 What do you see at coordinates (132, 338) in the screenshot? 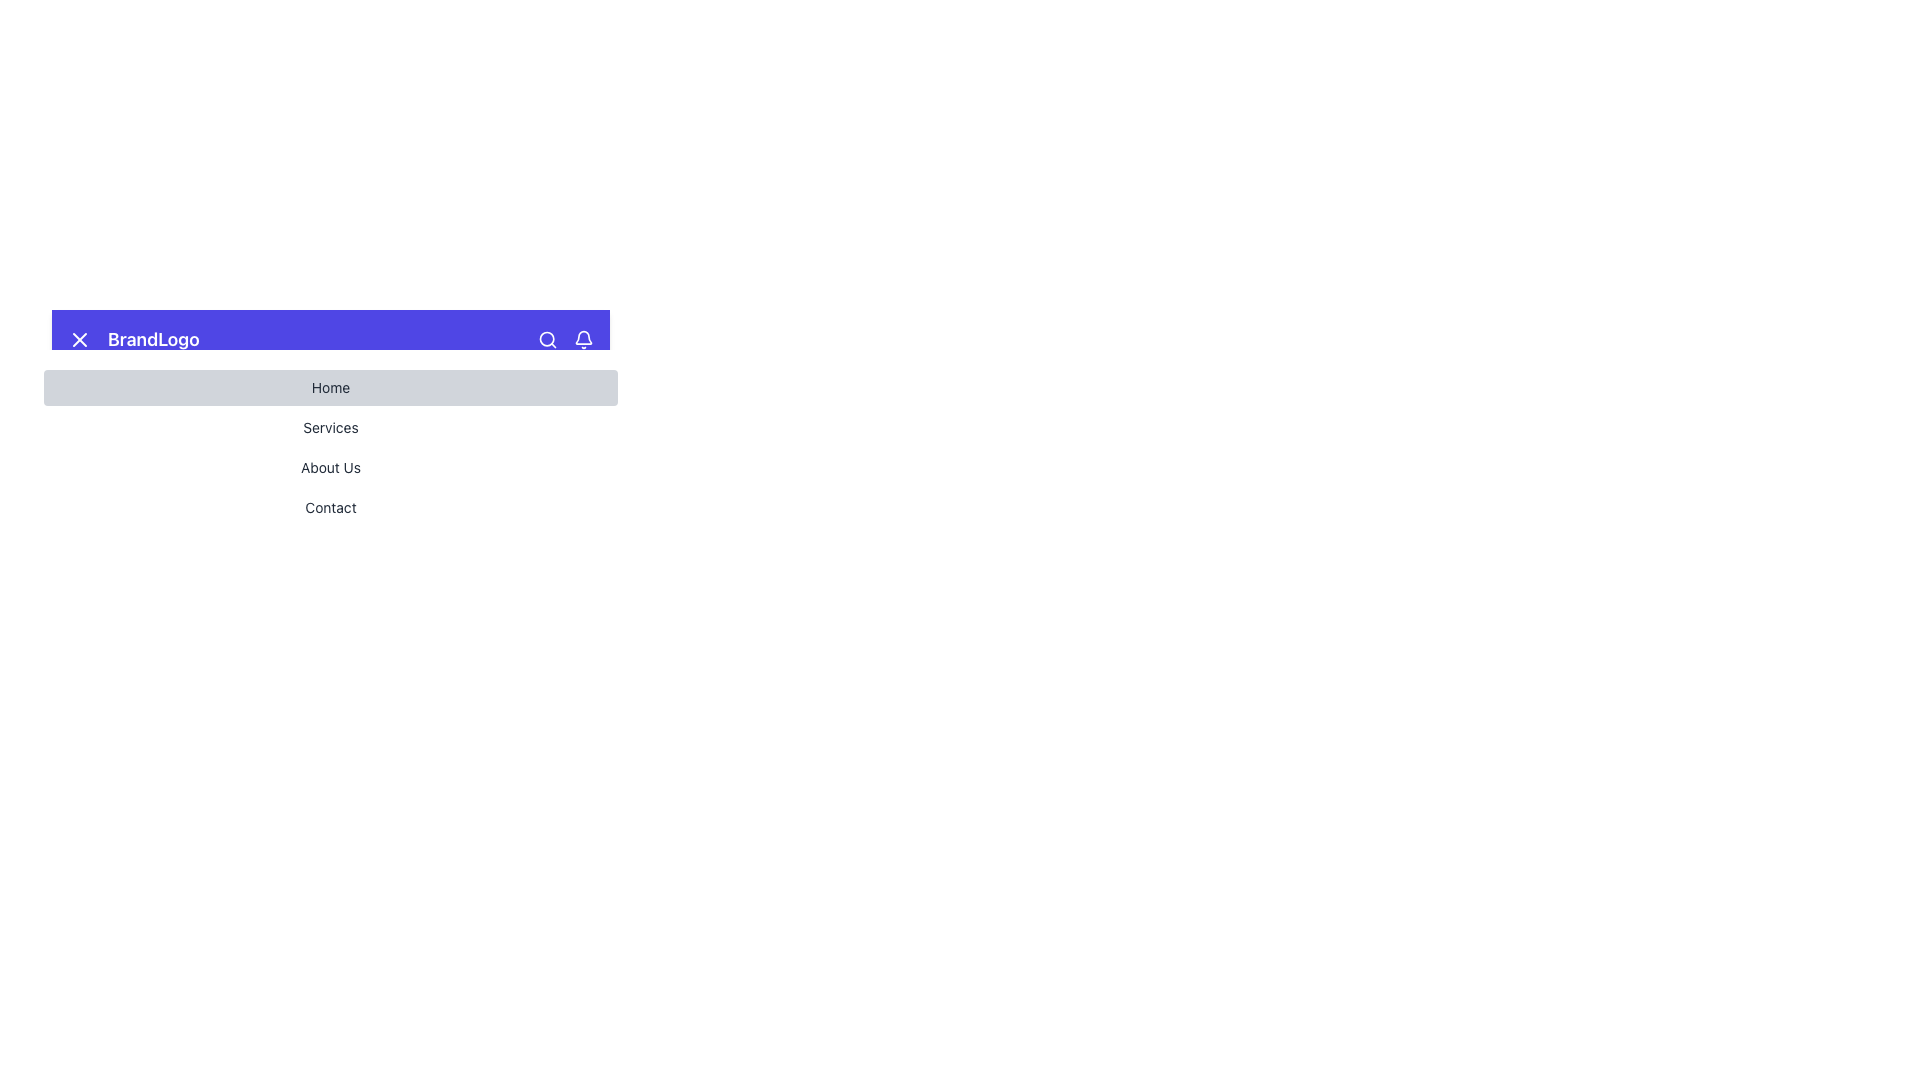
I see `the text label 'BrandLogo' that is styled in bold and large font, located at the leftmost side of the horizontal navigation bar` at bounding box center [132, 338].